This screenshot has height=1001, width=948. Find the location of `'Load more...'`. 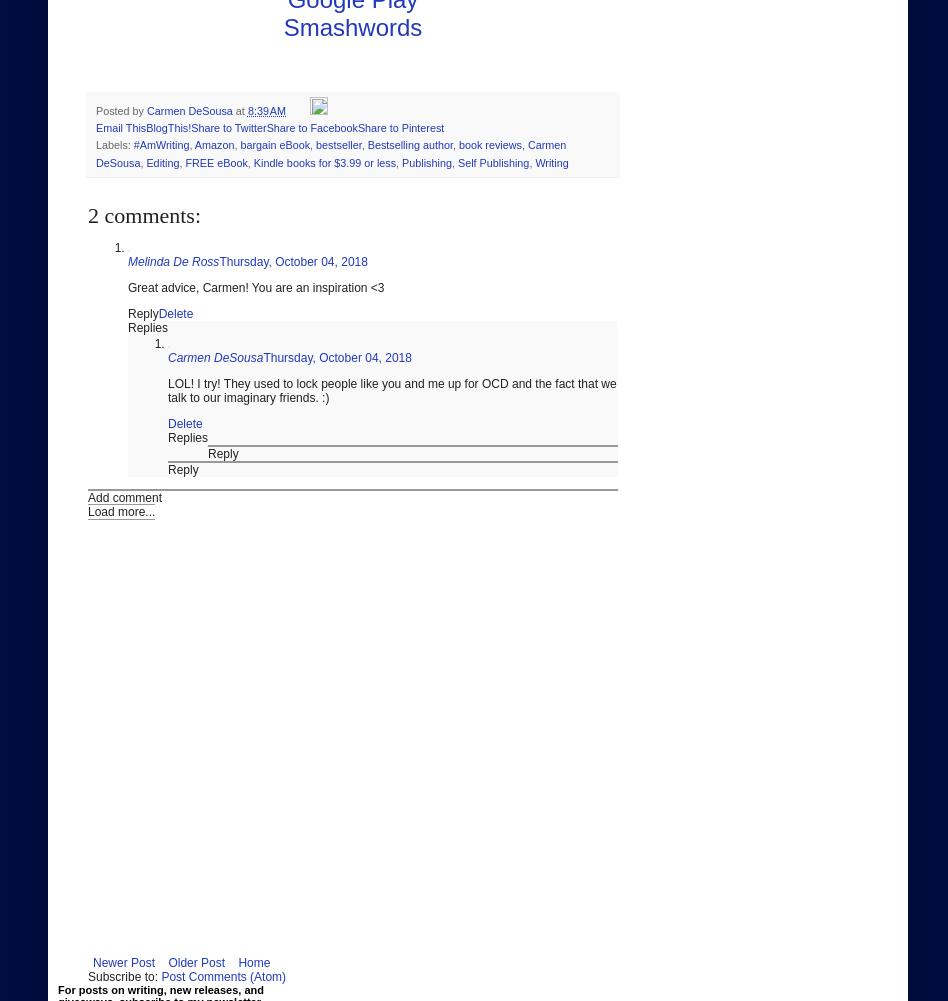

'Load more...' is located at coordinates (87, 511).